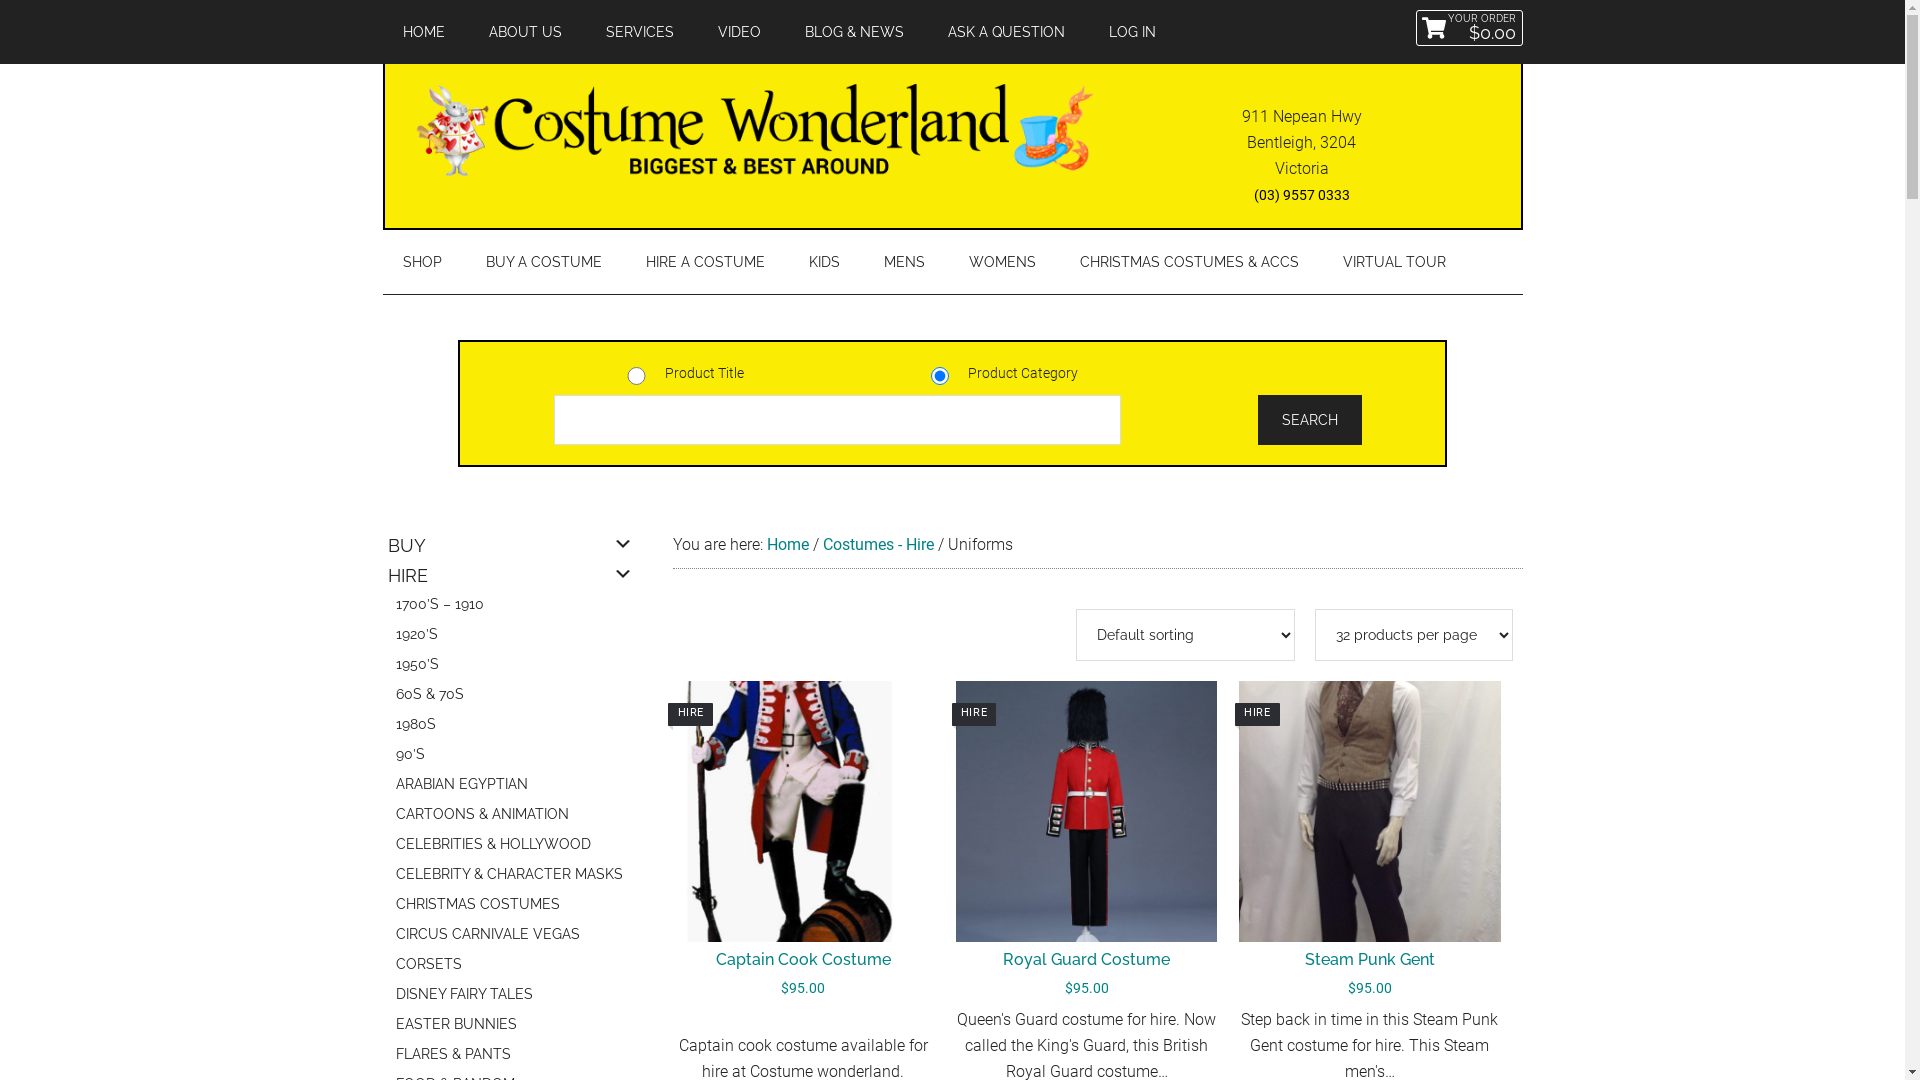  What do you see at coordinates (502, 547) in the screenshot?
I see `'BUY'` at bounding box center [502, 547].